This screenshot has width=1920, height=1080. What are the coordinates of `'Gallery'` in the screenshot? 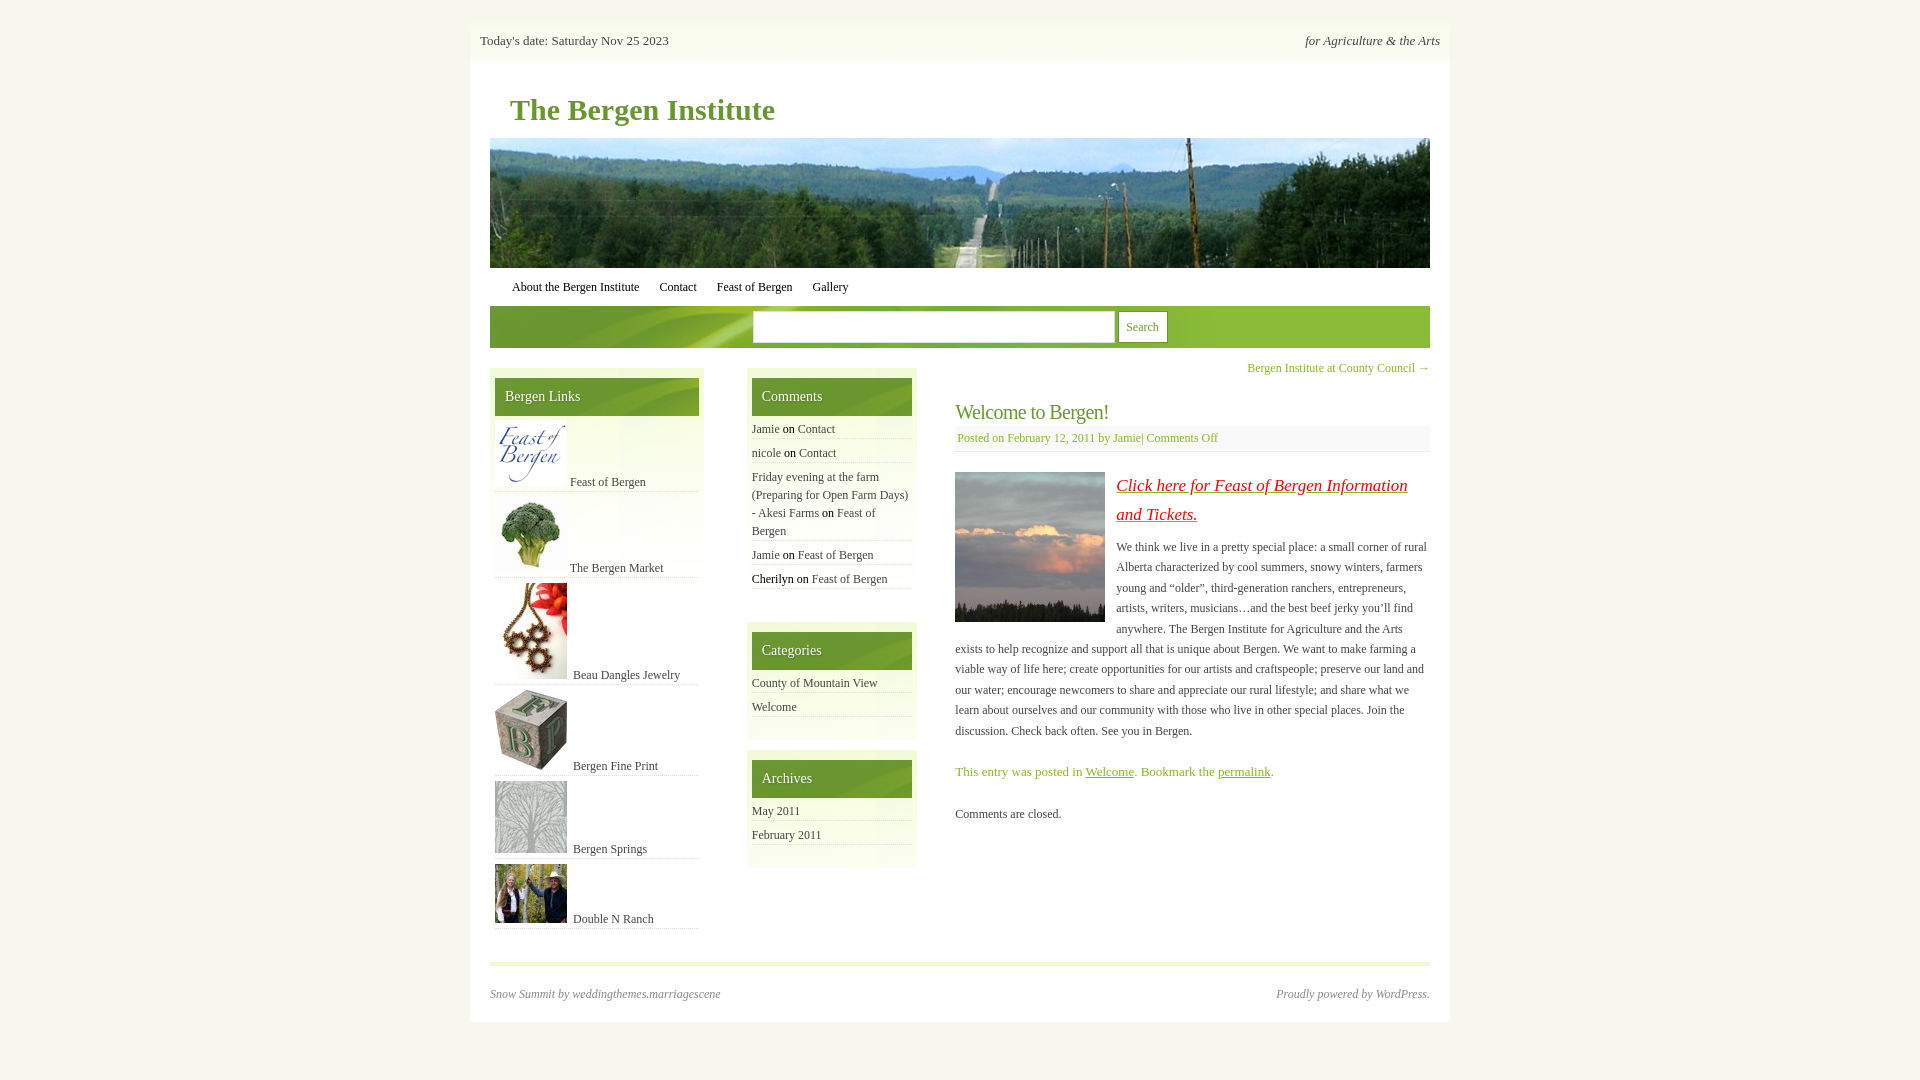 It's located at (830, 286).